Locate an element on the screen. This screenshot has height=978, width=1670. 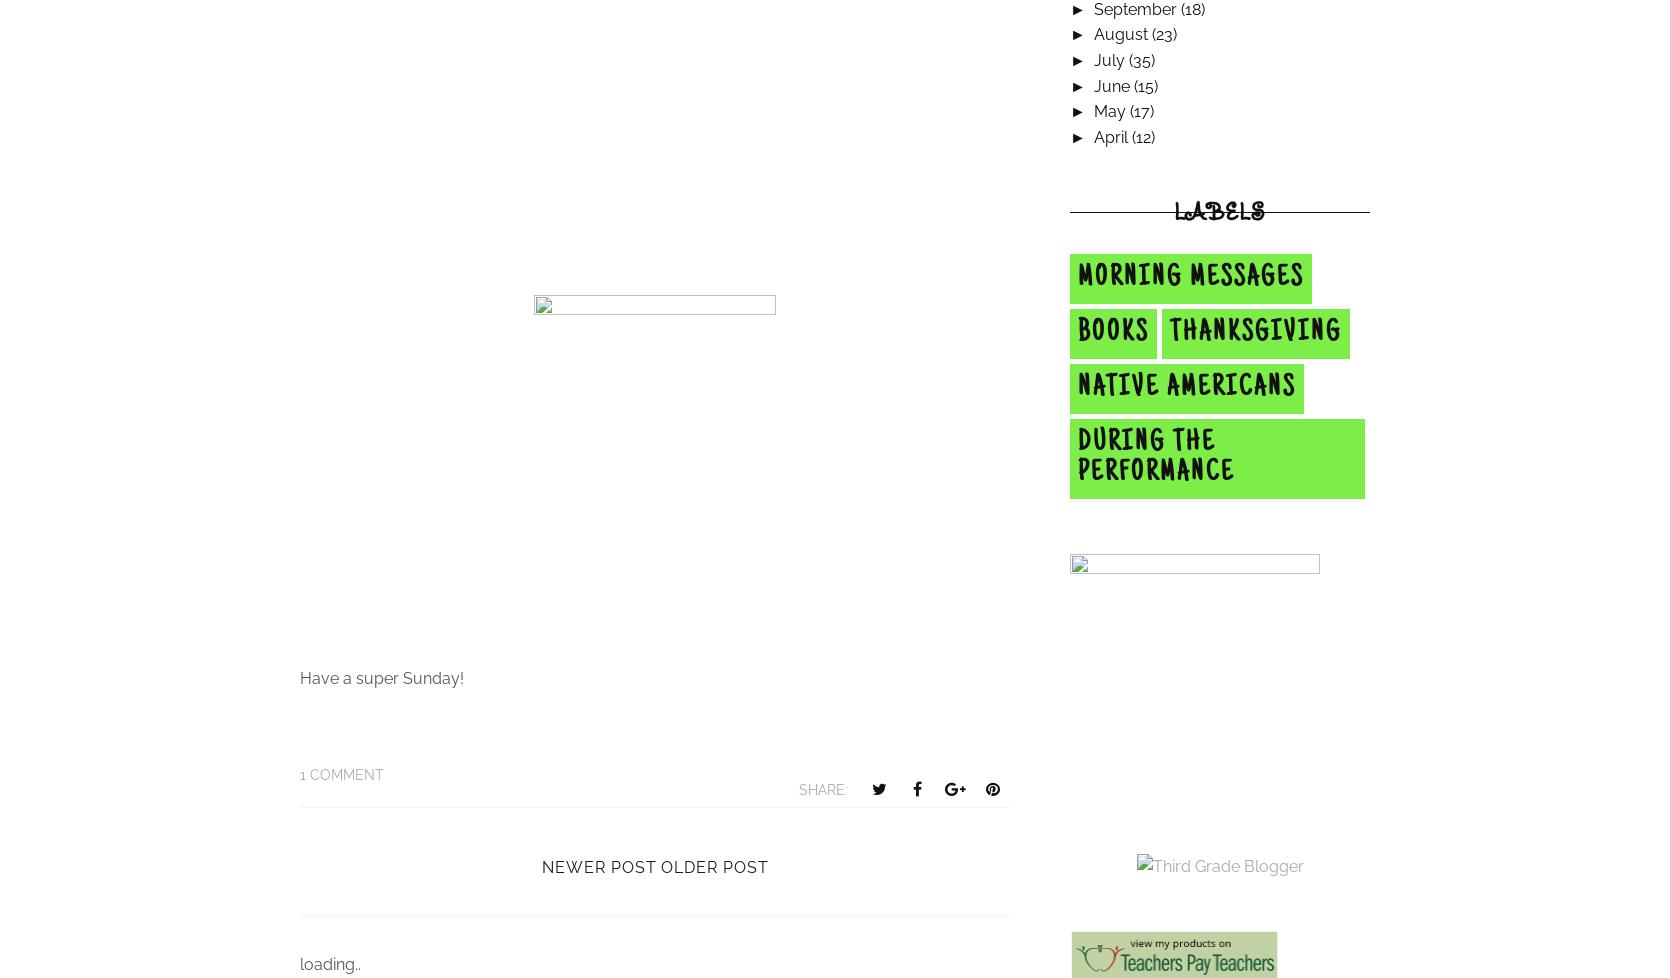
'(12)' is located at coordinates (1141, 136).